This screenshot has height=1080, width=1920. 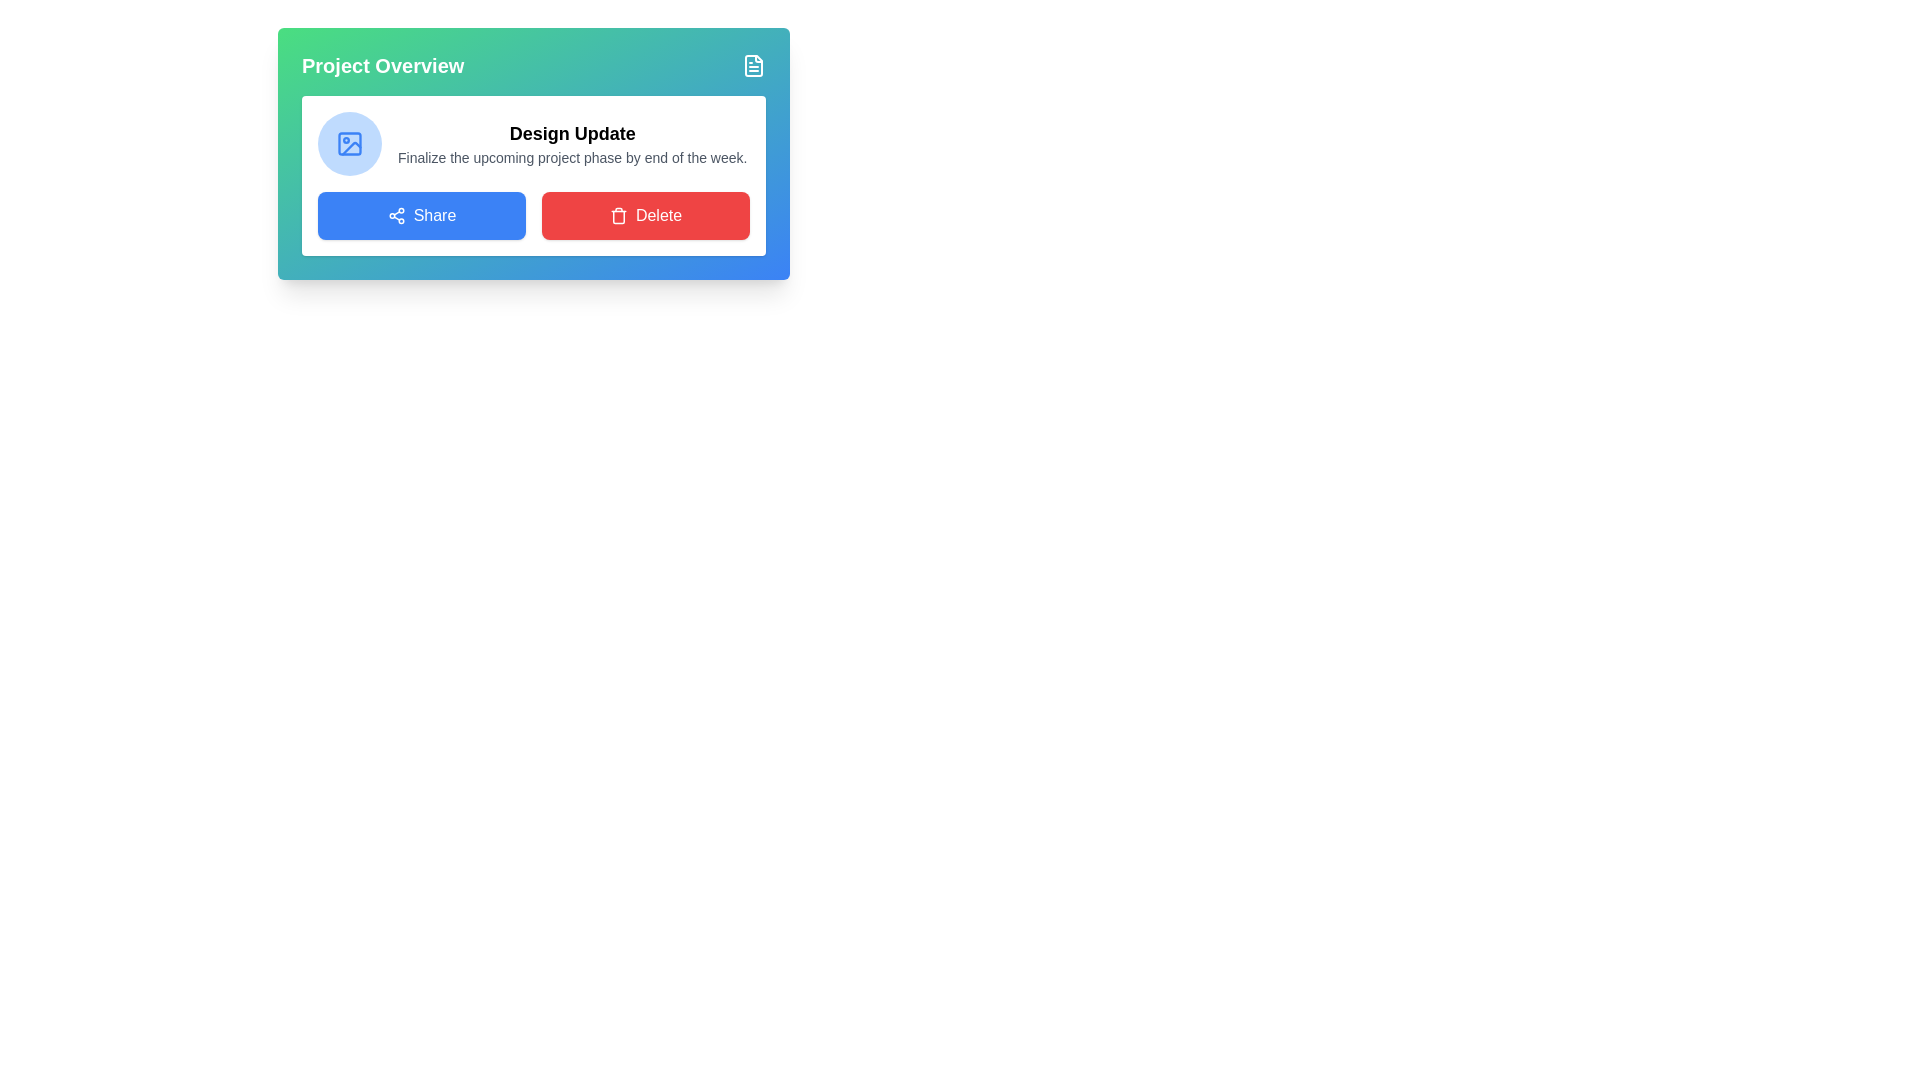 I want to click on the Delete button in the white rectangular Card titled 'Design Update', so click(x=533, y=175).